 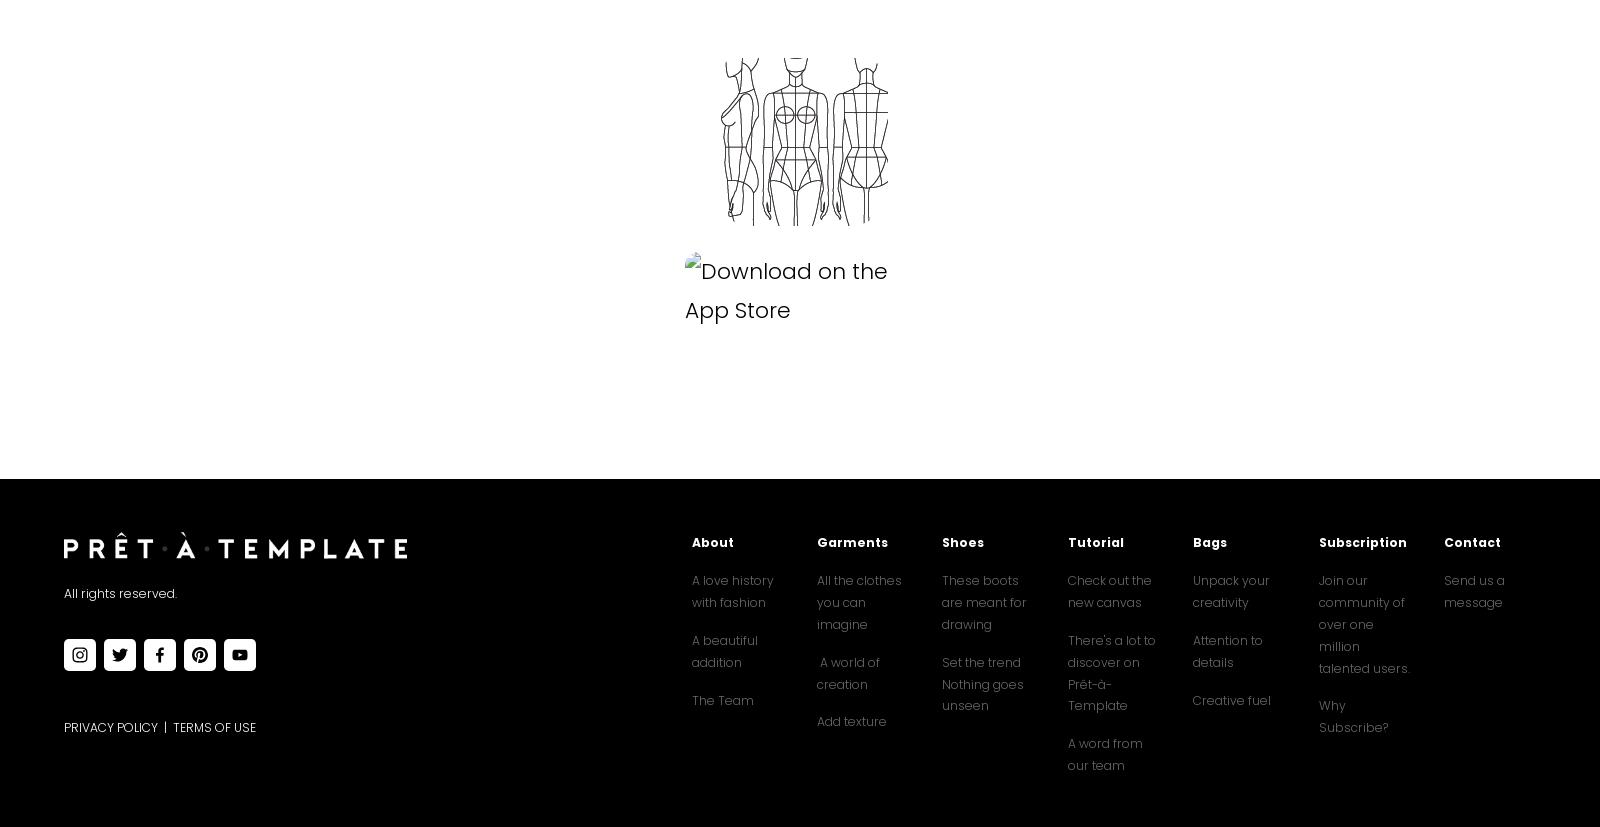 I want to click on 'Check out the new canvas', so click(x=1110, y=590).